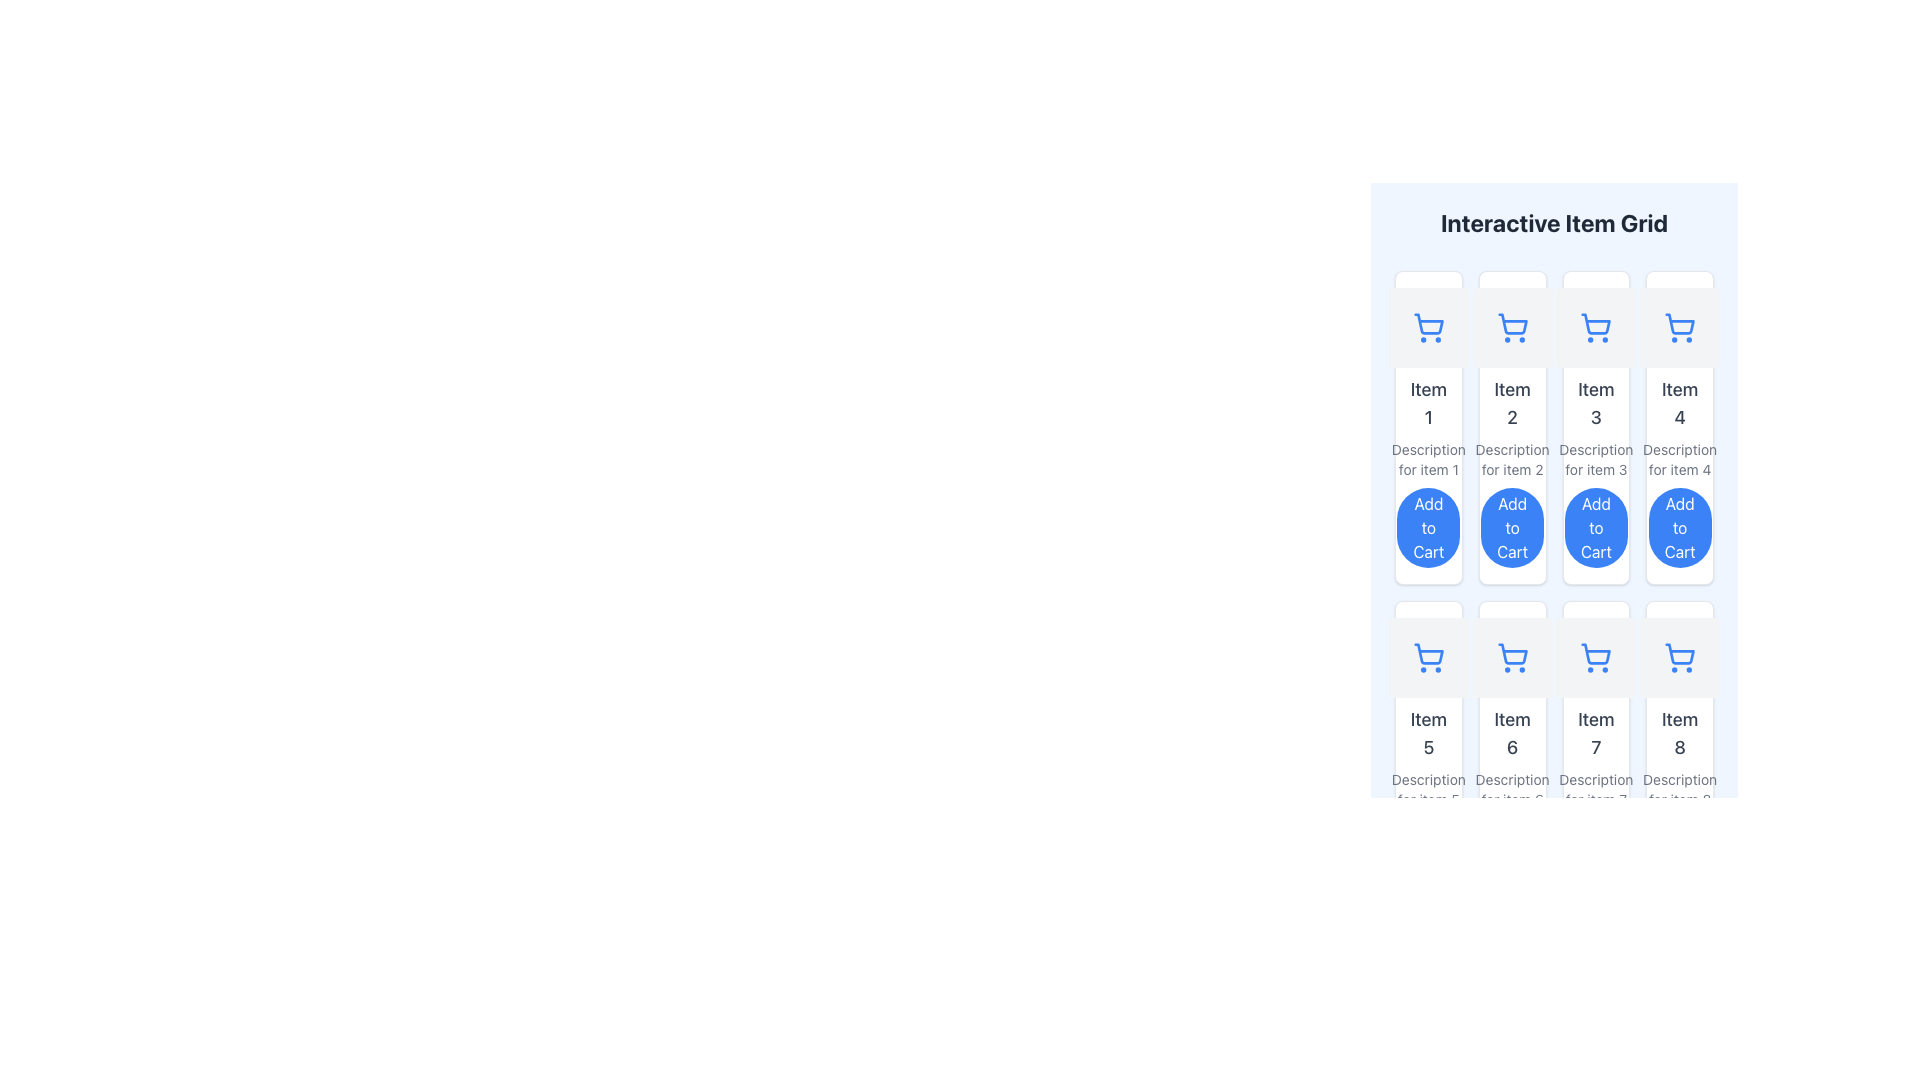 The height and width of the screenshot is (1080, 1920). What do you see at coordinates (1512, 404) in the screenshot?
I see `the text element displaying 'Item 2', which is located in the second card of the top row in a 4x2 grid layout` at bounding box center [1512, 404].